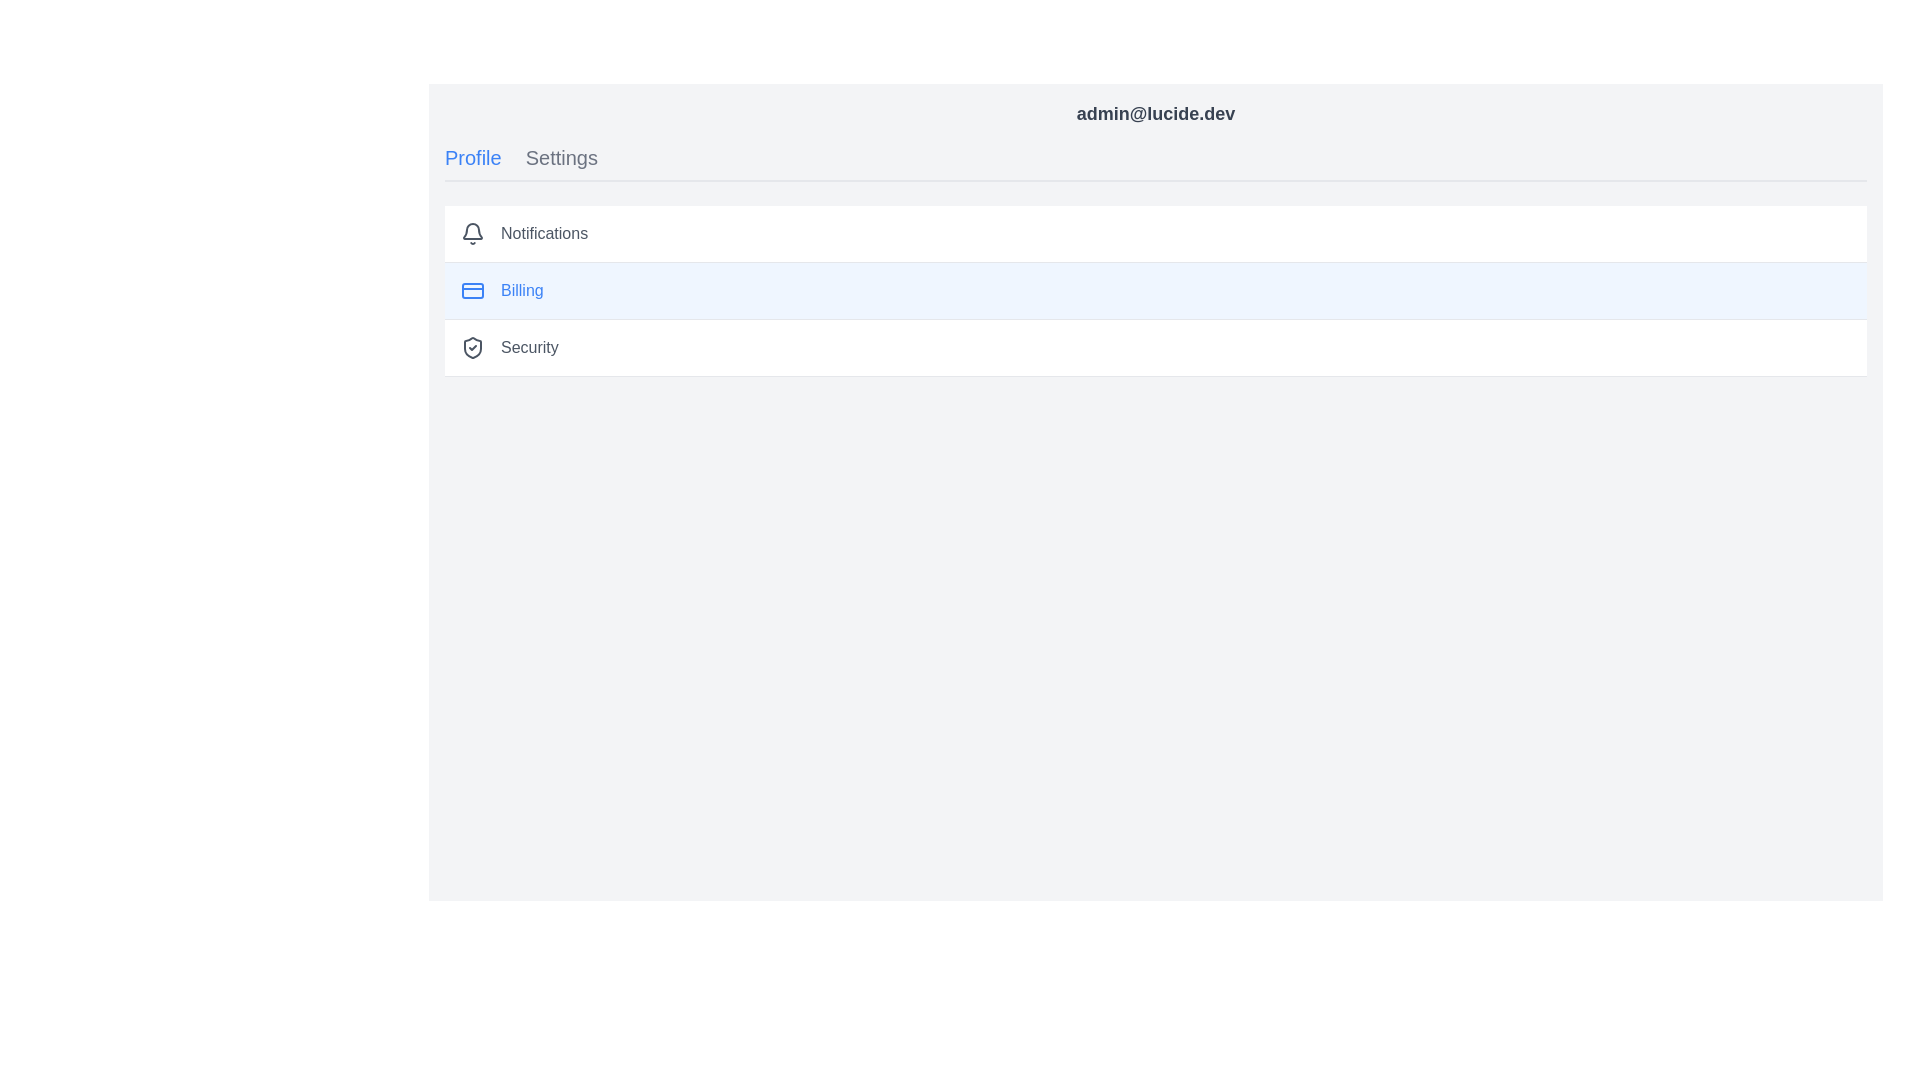 The width and height of the screenshot is (1920, 1080). What do you see at coordinates (472, 230) in the screenshot?
I see `the bell icon representing the notifications section` at bounding box center [472, 230].